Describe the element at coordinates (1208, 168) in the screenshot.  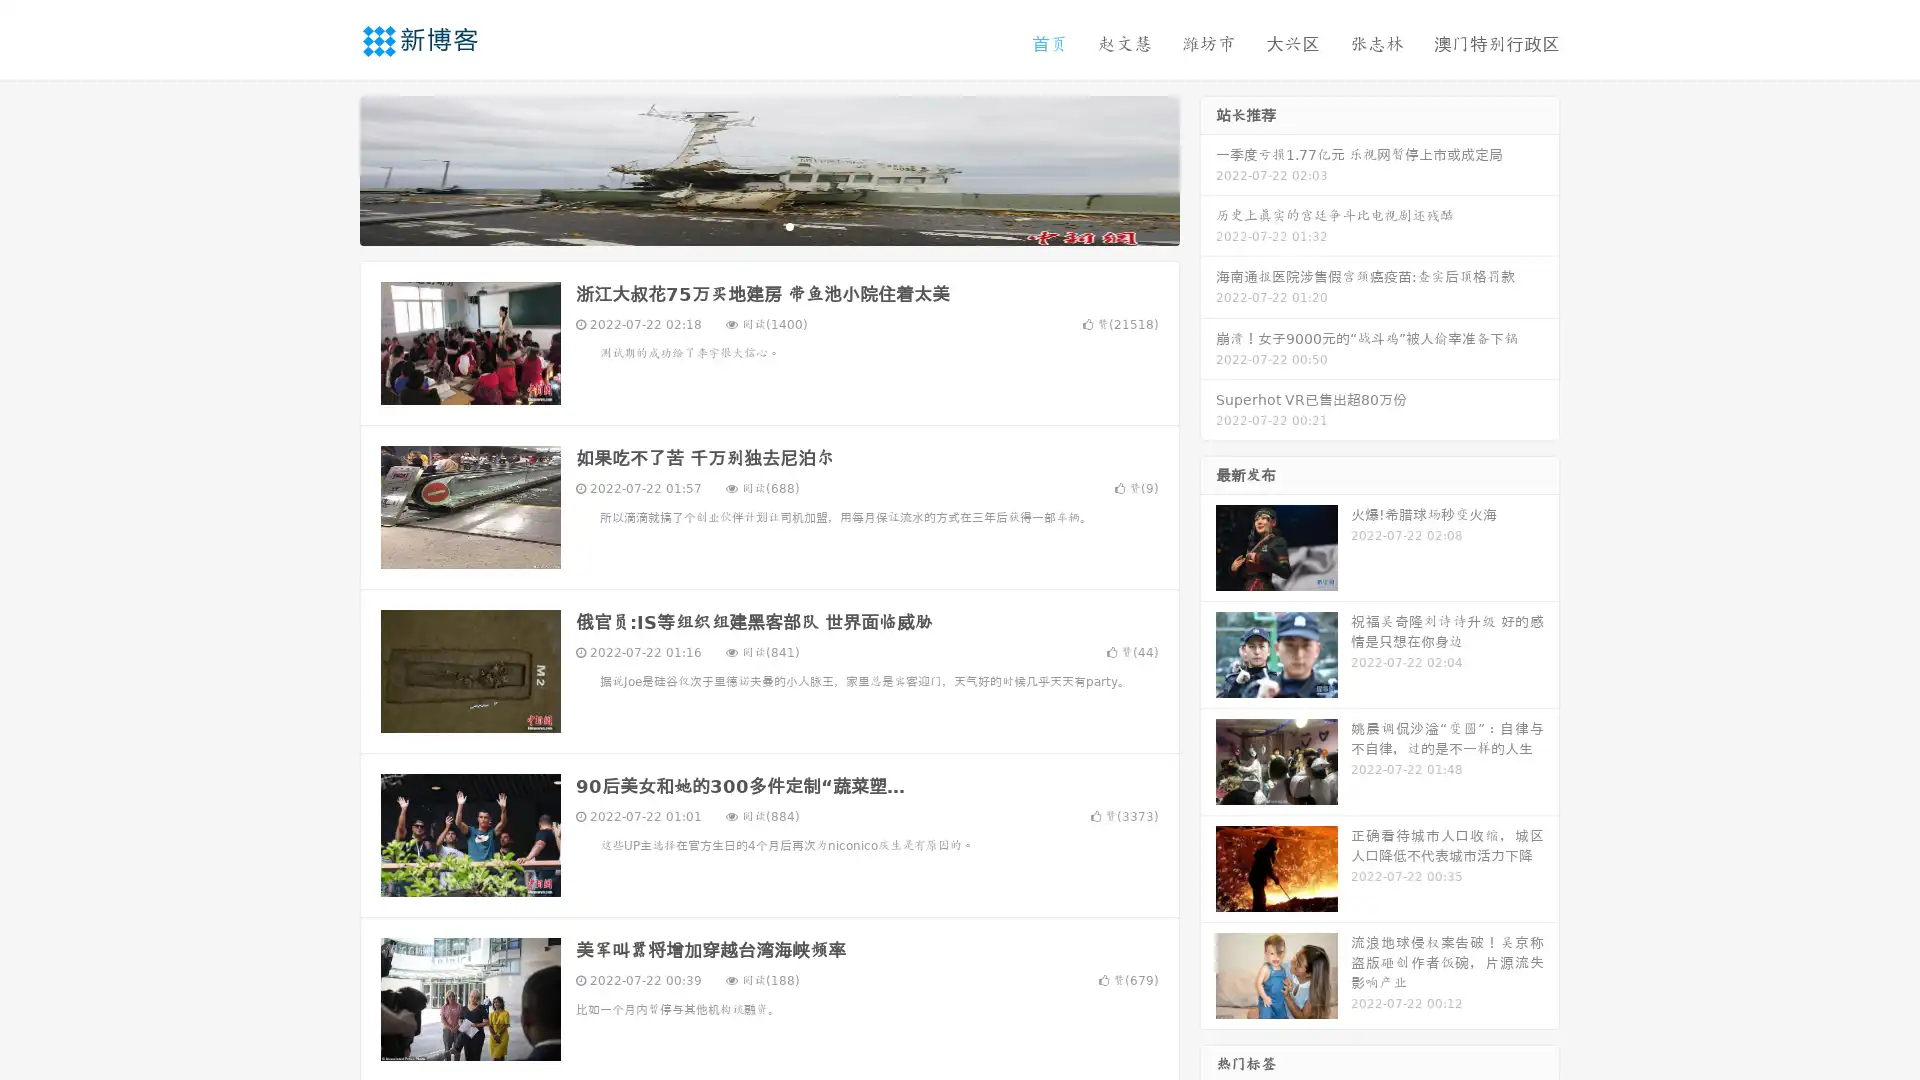
I see `Next slide` at that location.